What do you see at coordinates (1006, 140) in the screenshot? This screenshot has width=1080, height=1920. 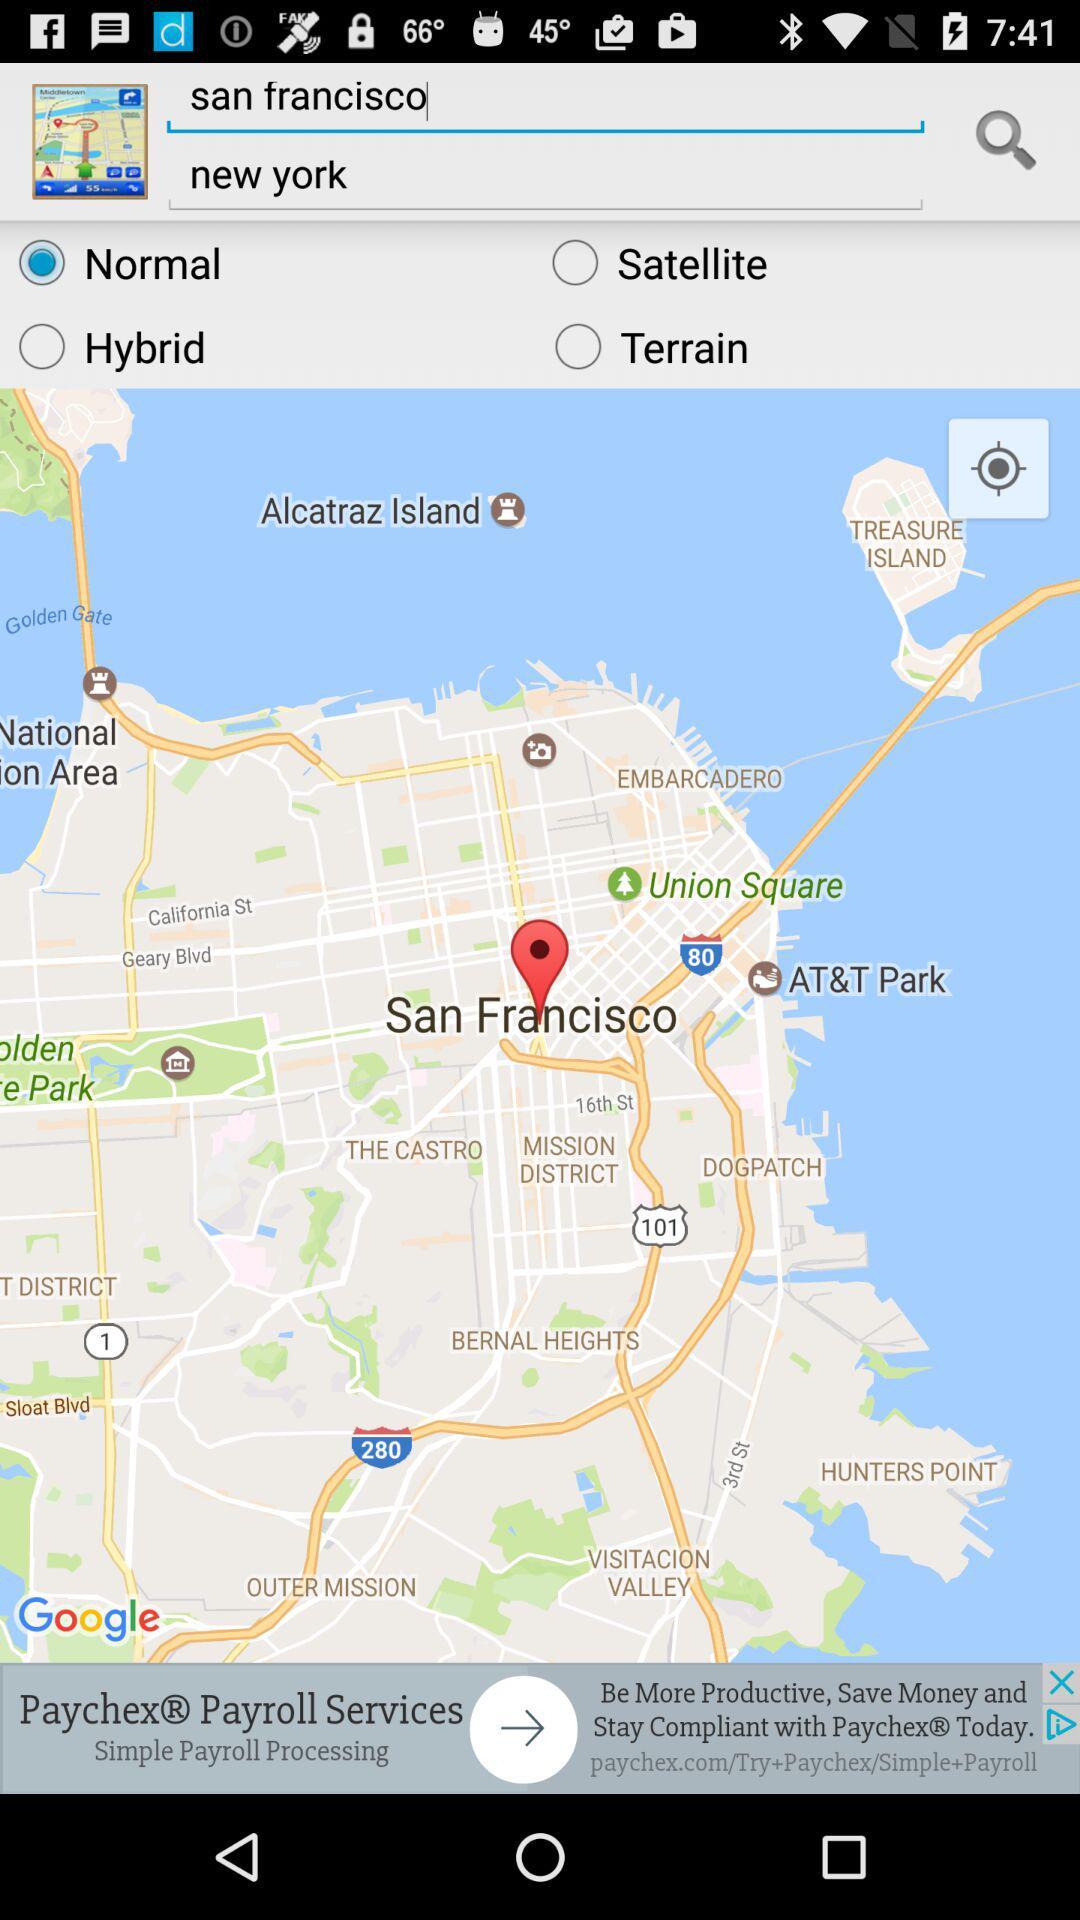 I see `search` at bounding box center [1006, 140].